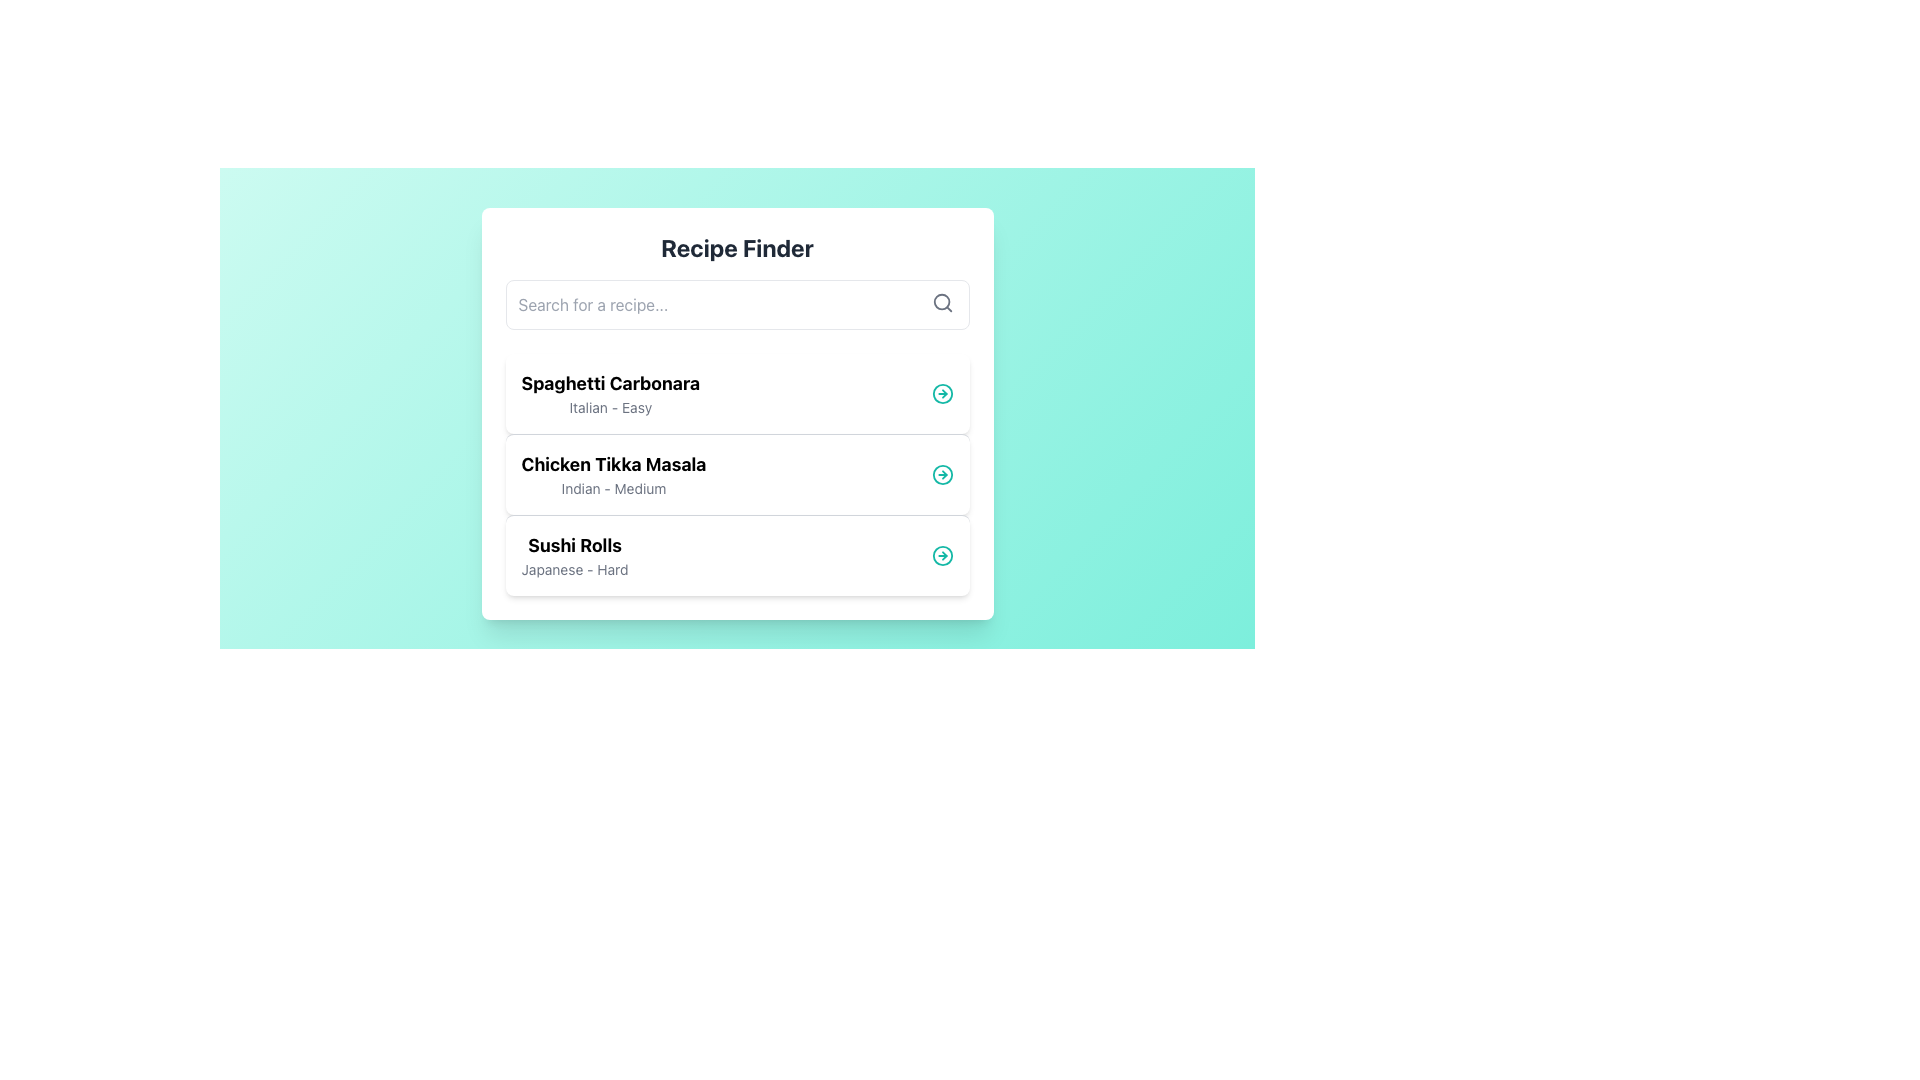  Describe the element at coordinates (941, 474) in the screenshot. I see `the circular icon button with a rightward arrow, located to the right of 'Chicken Tikka Masala'` at that location.